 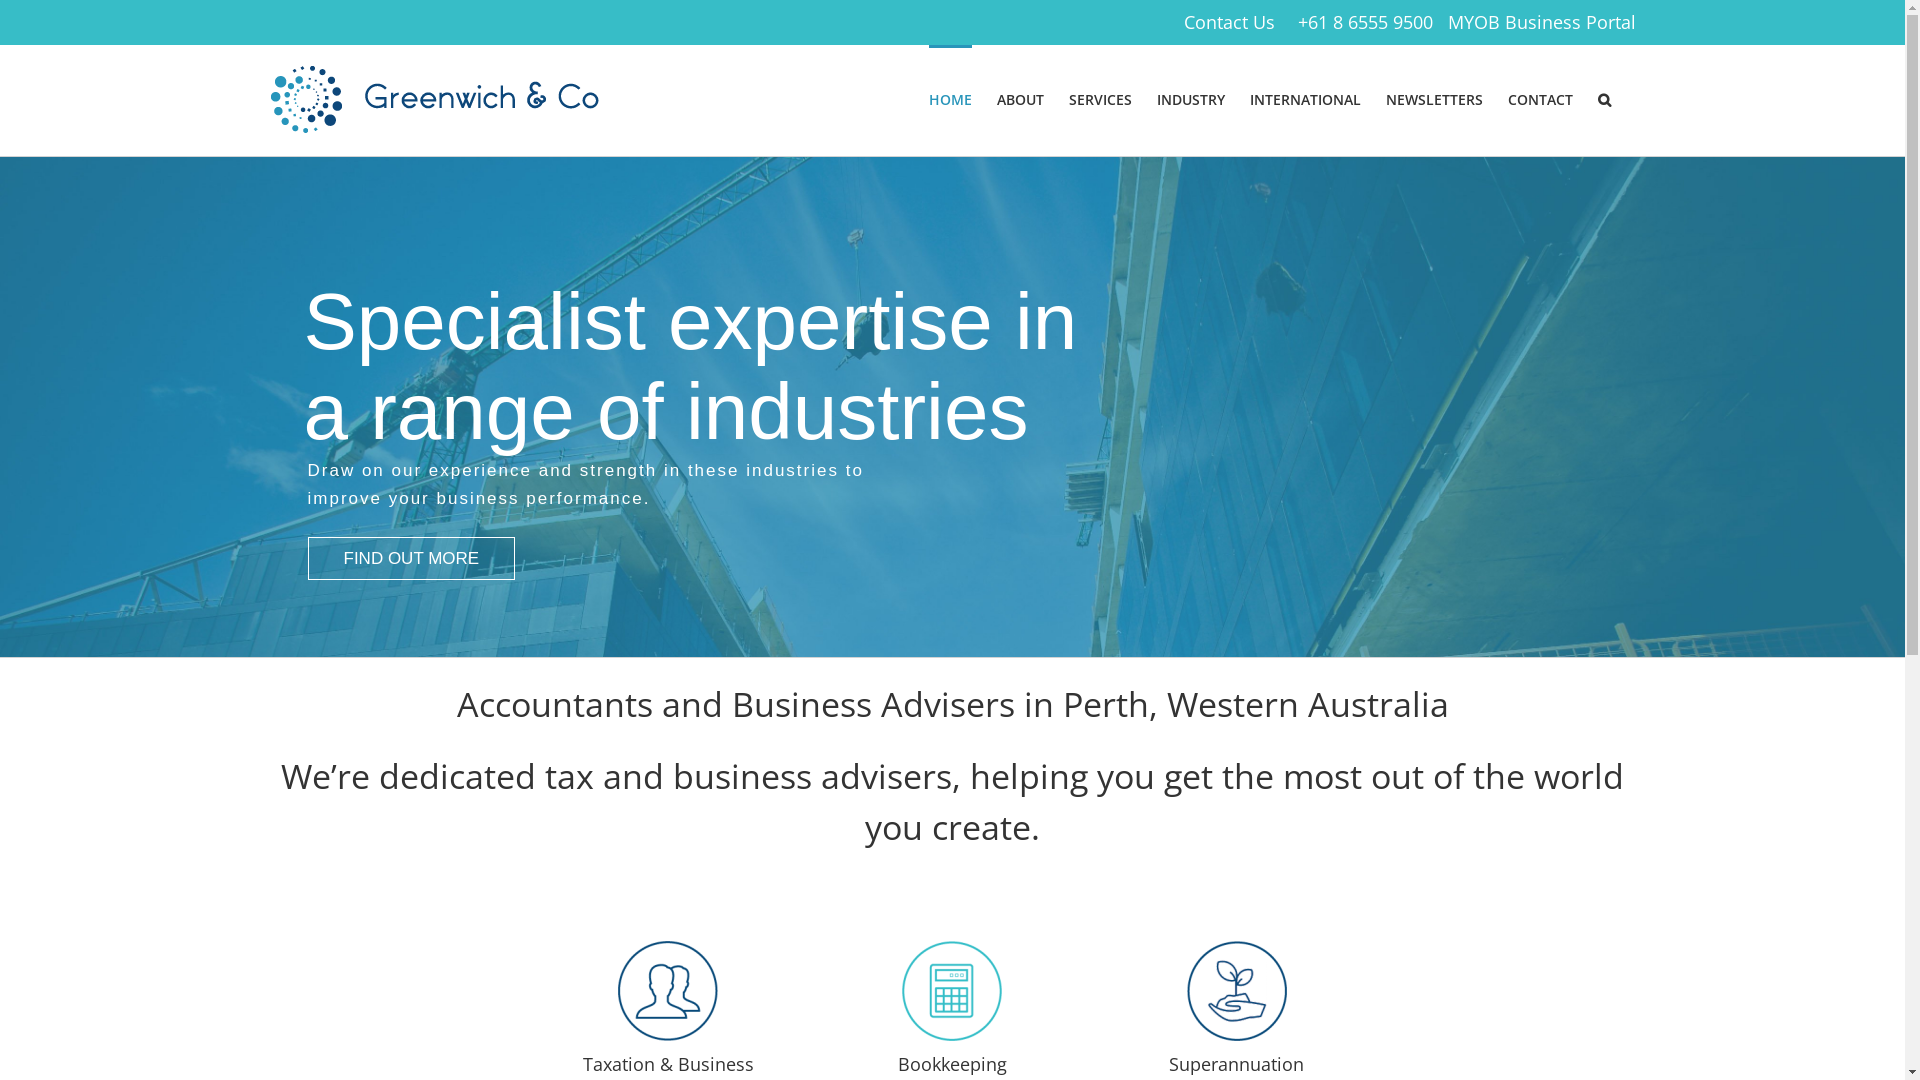 I want to click on 'NEWSLETTERS', so click(x=1433, y=98).